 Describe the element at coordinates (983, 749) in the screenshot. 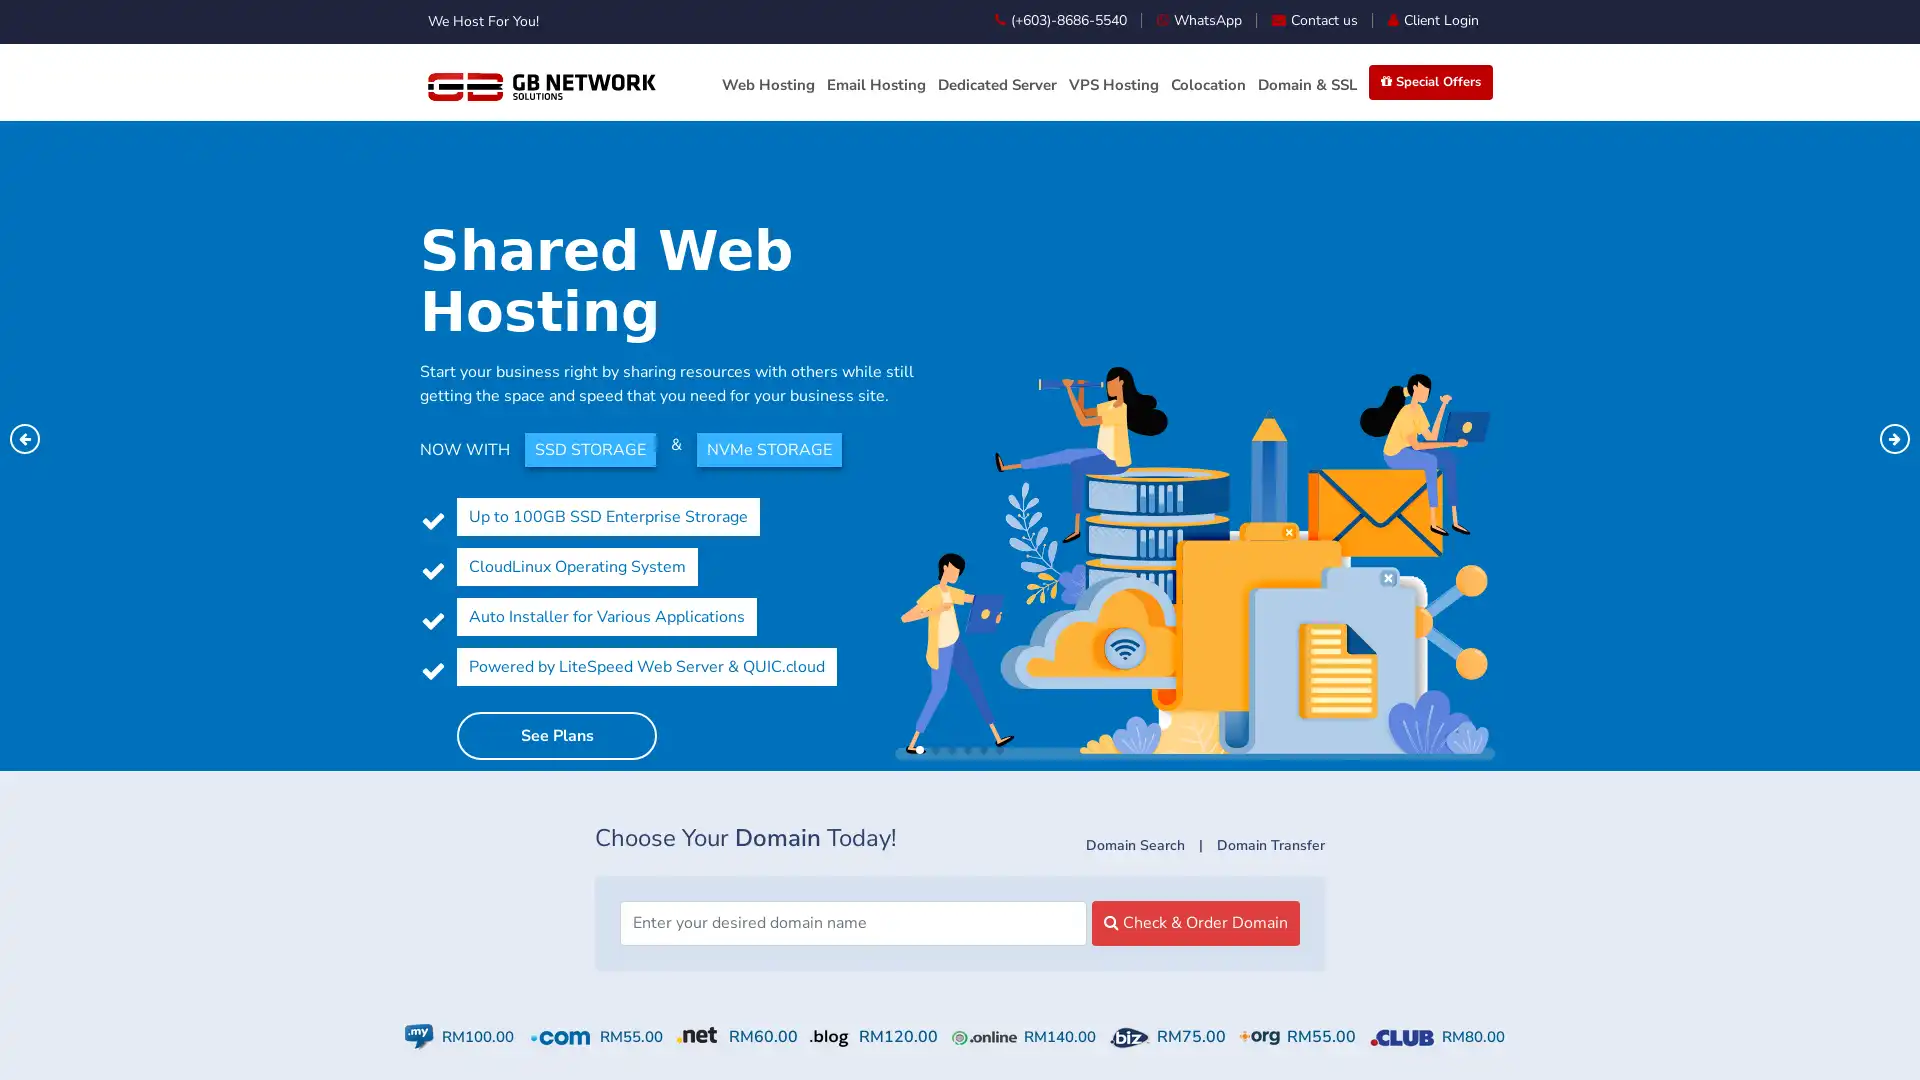

I see `Go to slide 5` at that location.